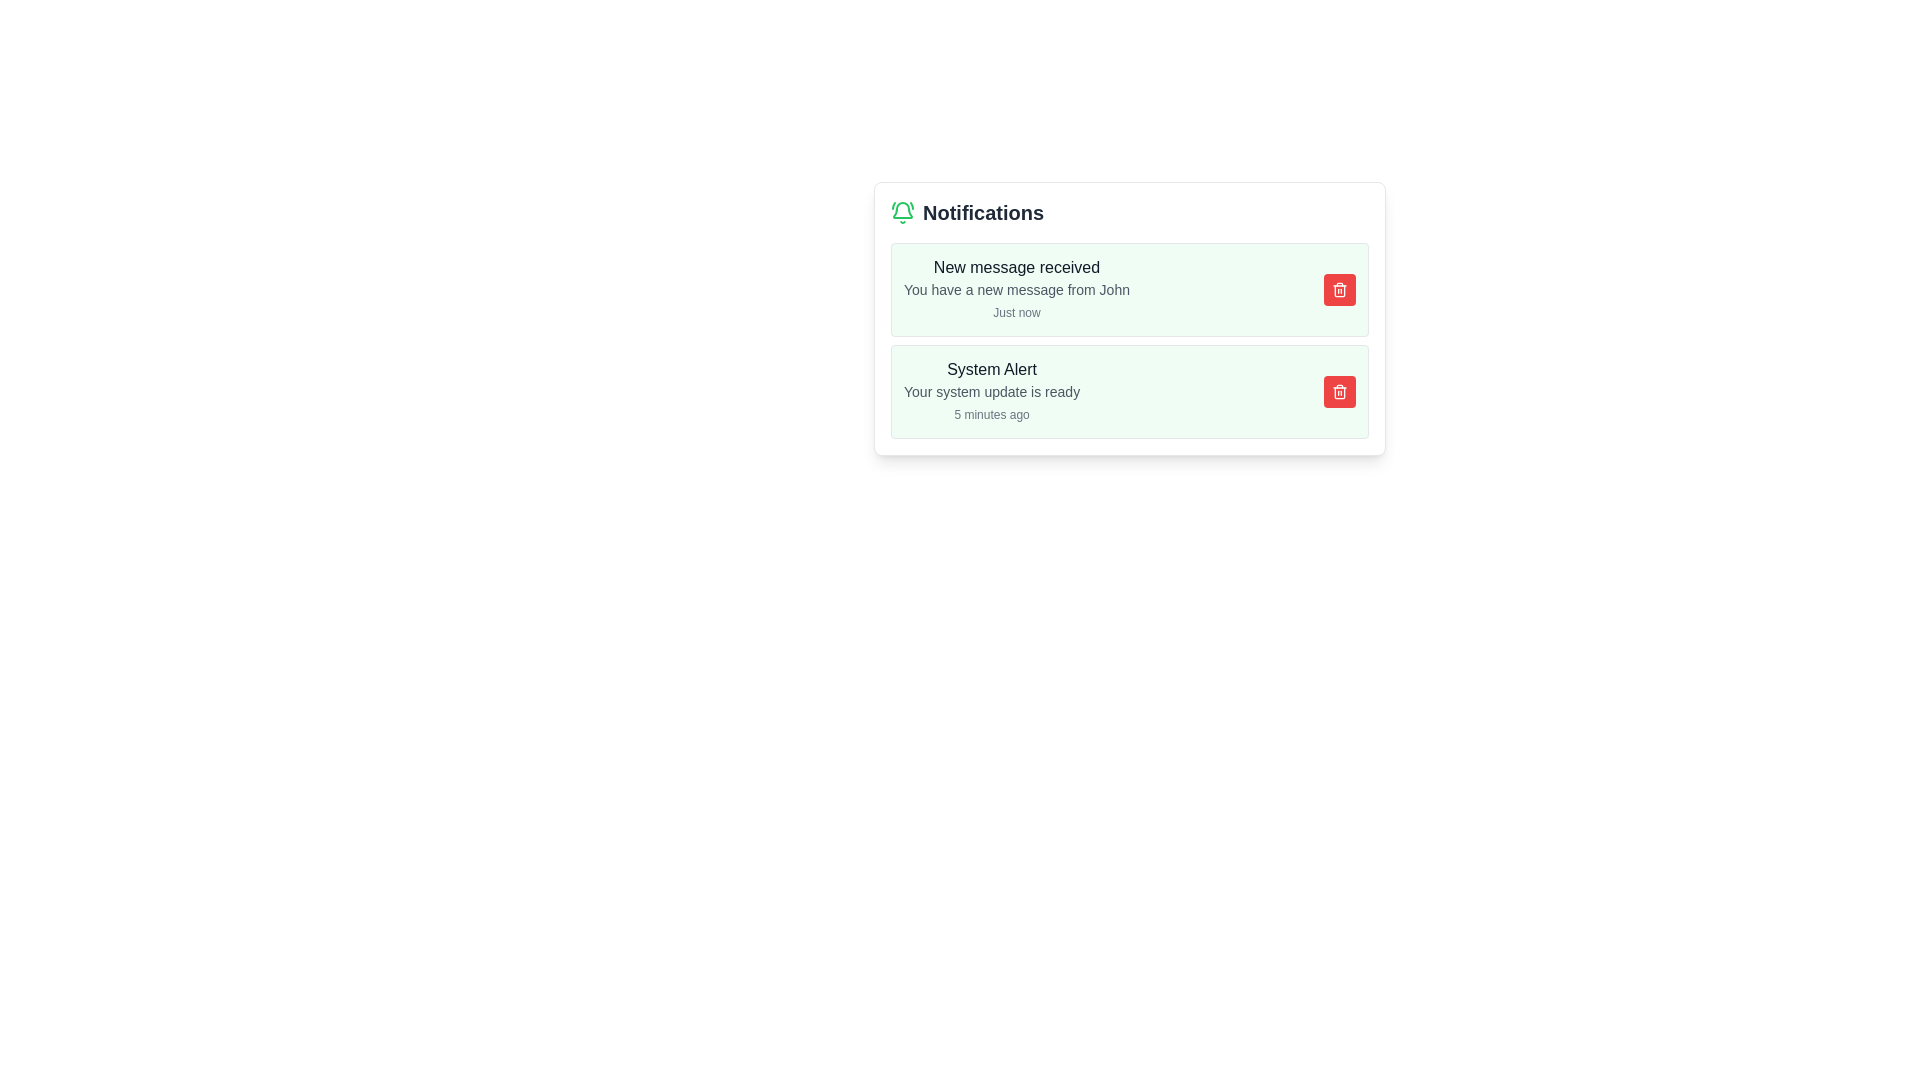  What do you see at coordinates (1339, 392) in the screenshot?
I see `the small trash bin icon button with a red background and white outlines` at bounding box center [1339, 392].